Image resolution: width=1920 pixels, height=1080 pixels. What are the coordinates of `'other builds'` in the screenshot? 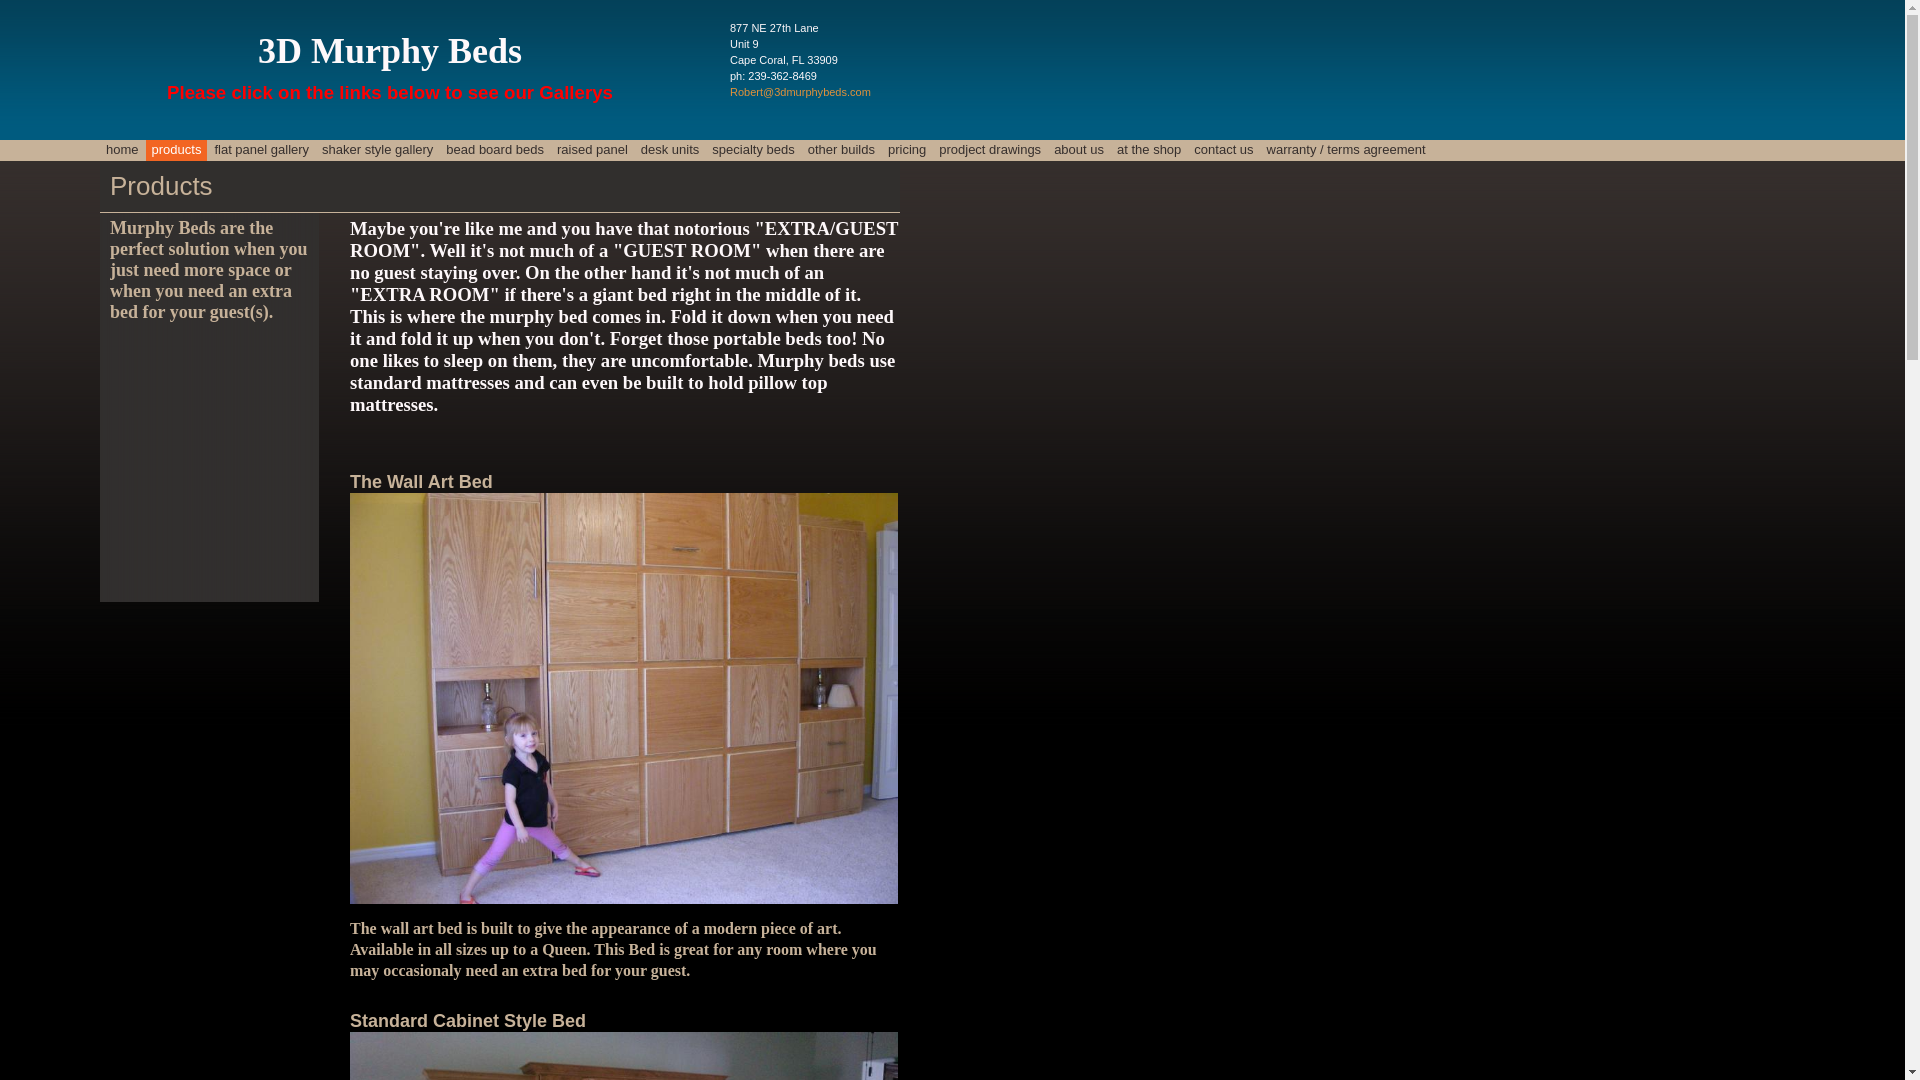 It's located at (841, 149).